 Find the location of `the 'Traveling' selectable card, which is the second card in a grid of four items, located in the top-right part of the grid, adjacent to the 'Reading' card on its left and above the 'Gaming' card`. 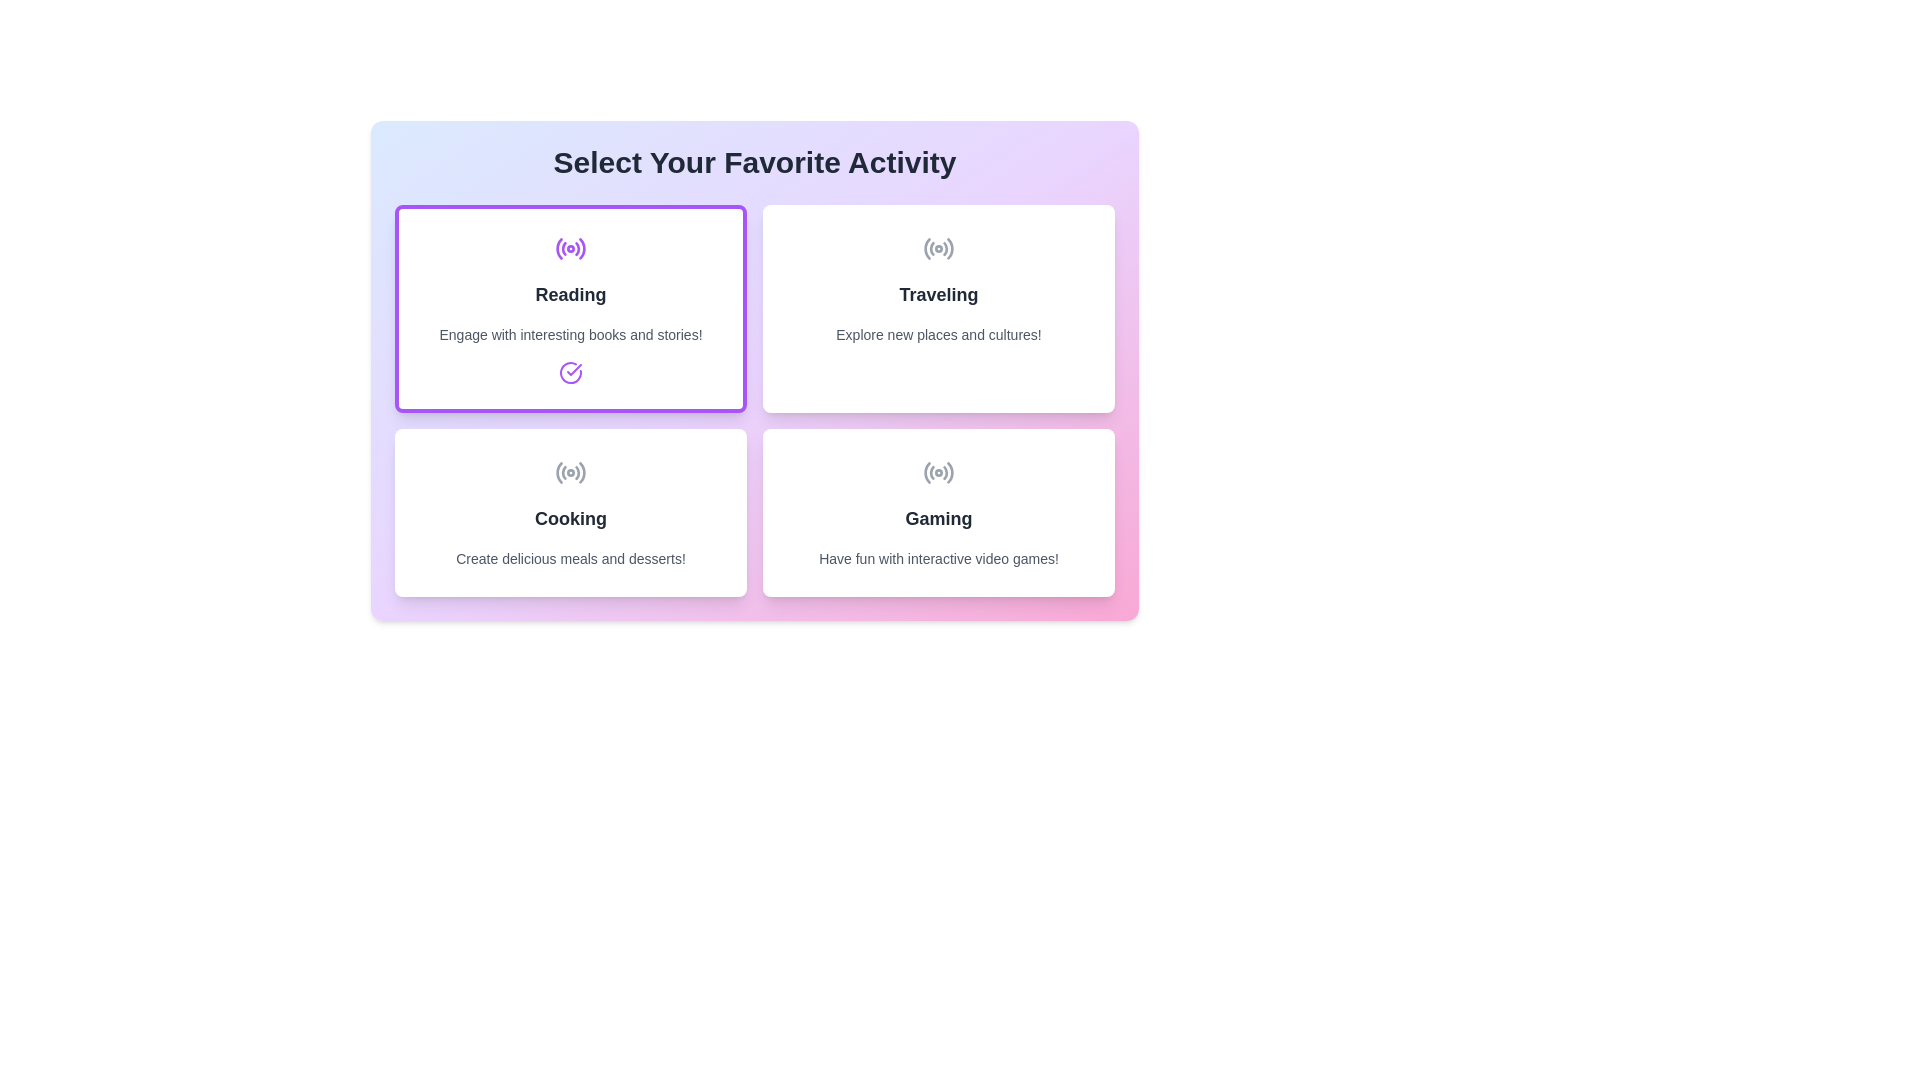

the 'Traveling' selectable card, which is the second card in a grid of four items, located in the top-right part of the grid, adjacent to the 'Reading' card on its left and above the 'Gaming' card is located at coordinates (938, 308).